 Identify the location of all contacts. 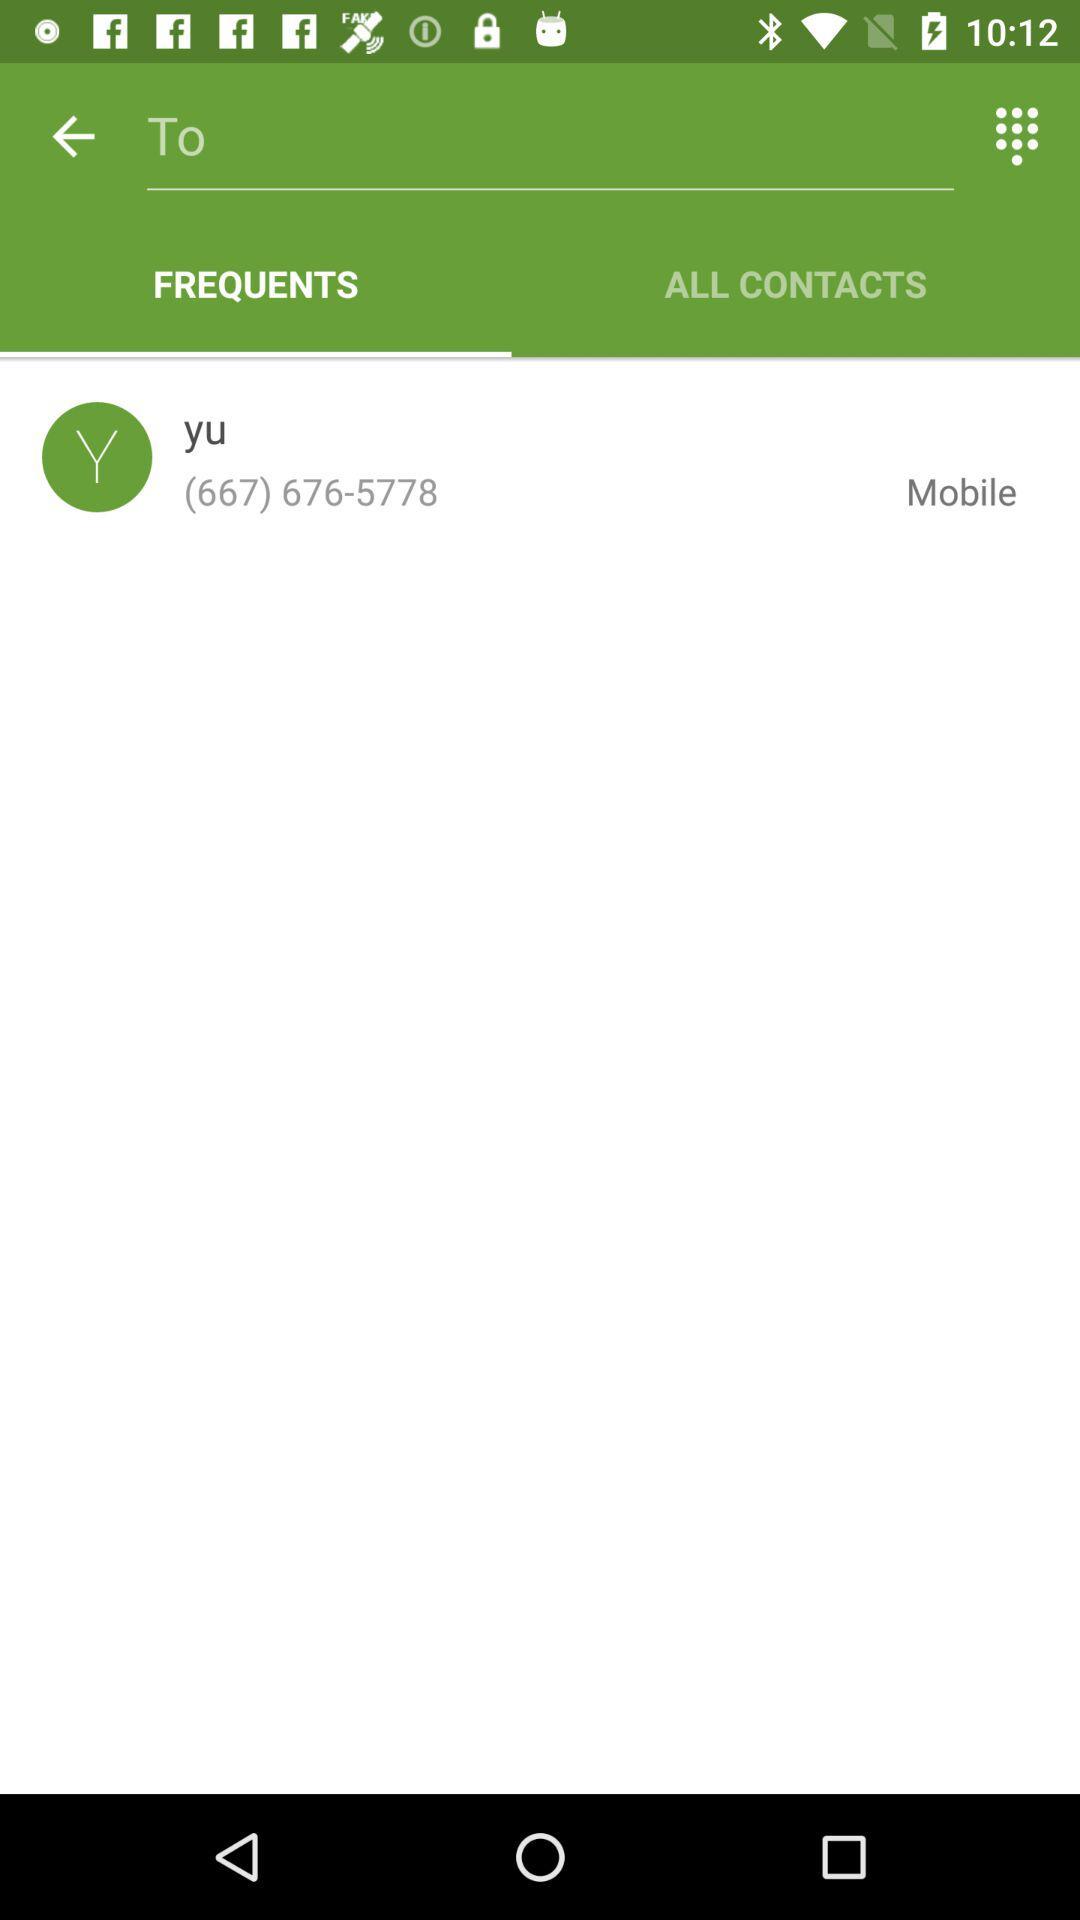
(794, 282).